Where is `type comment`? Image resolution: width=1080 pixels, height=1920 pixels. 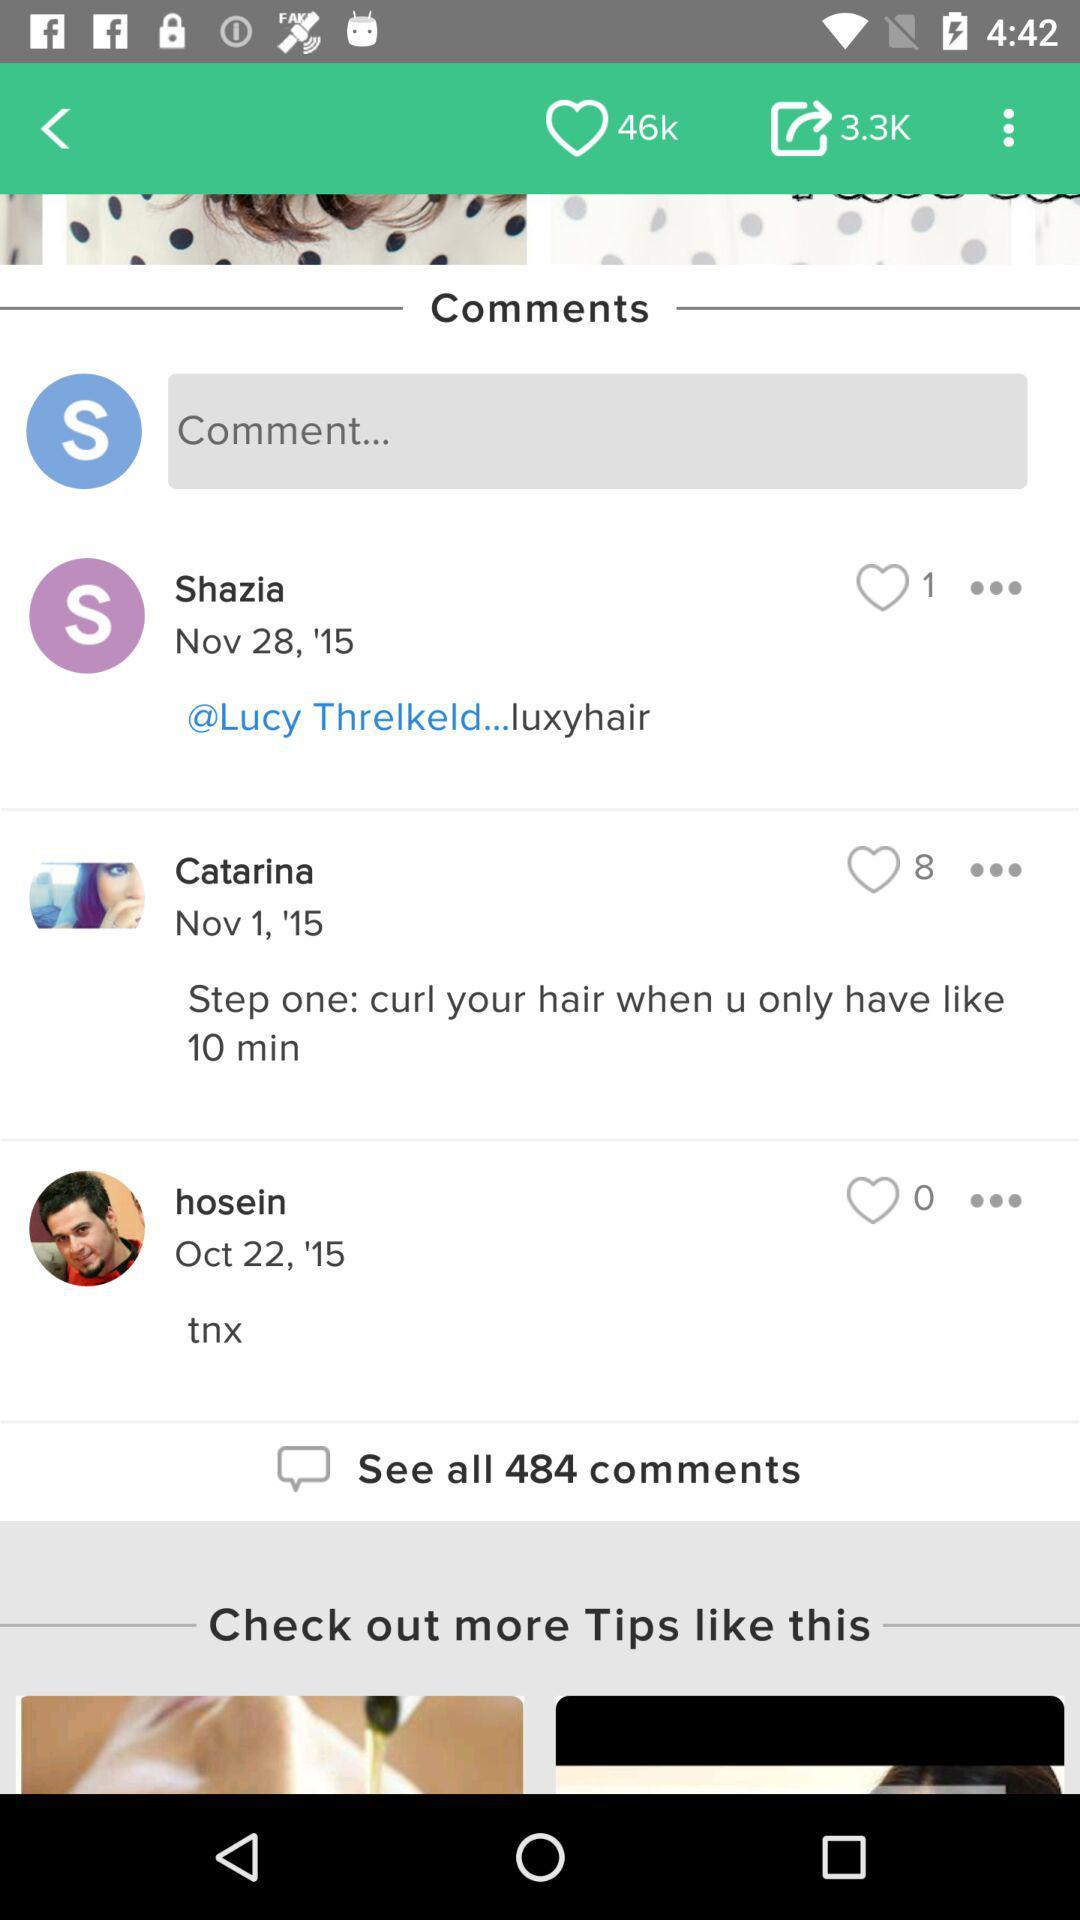 type comment is located at coordinates (596, 430).